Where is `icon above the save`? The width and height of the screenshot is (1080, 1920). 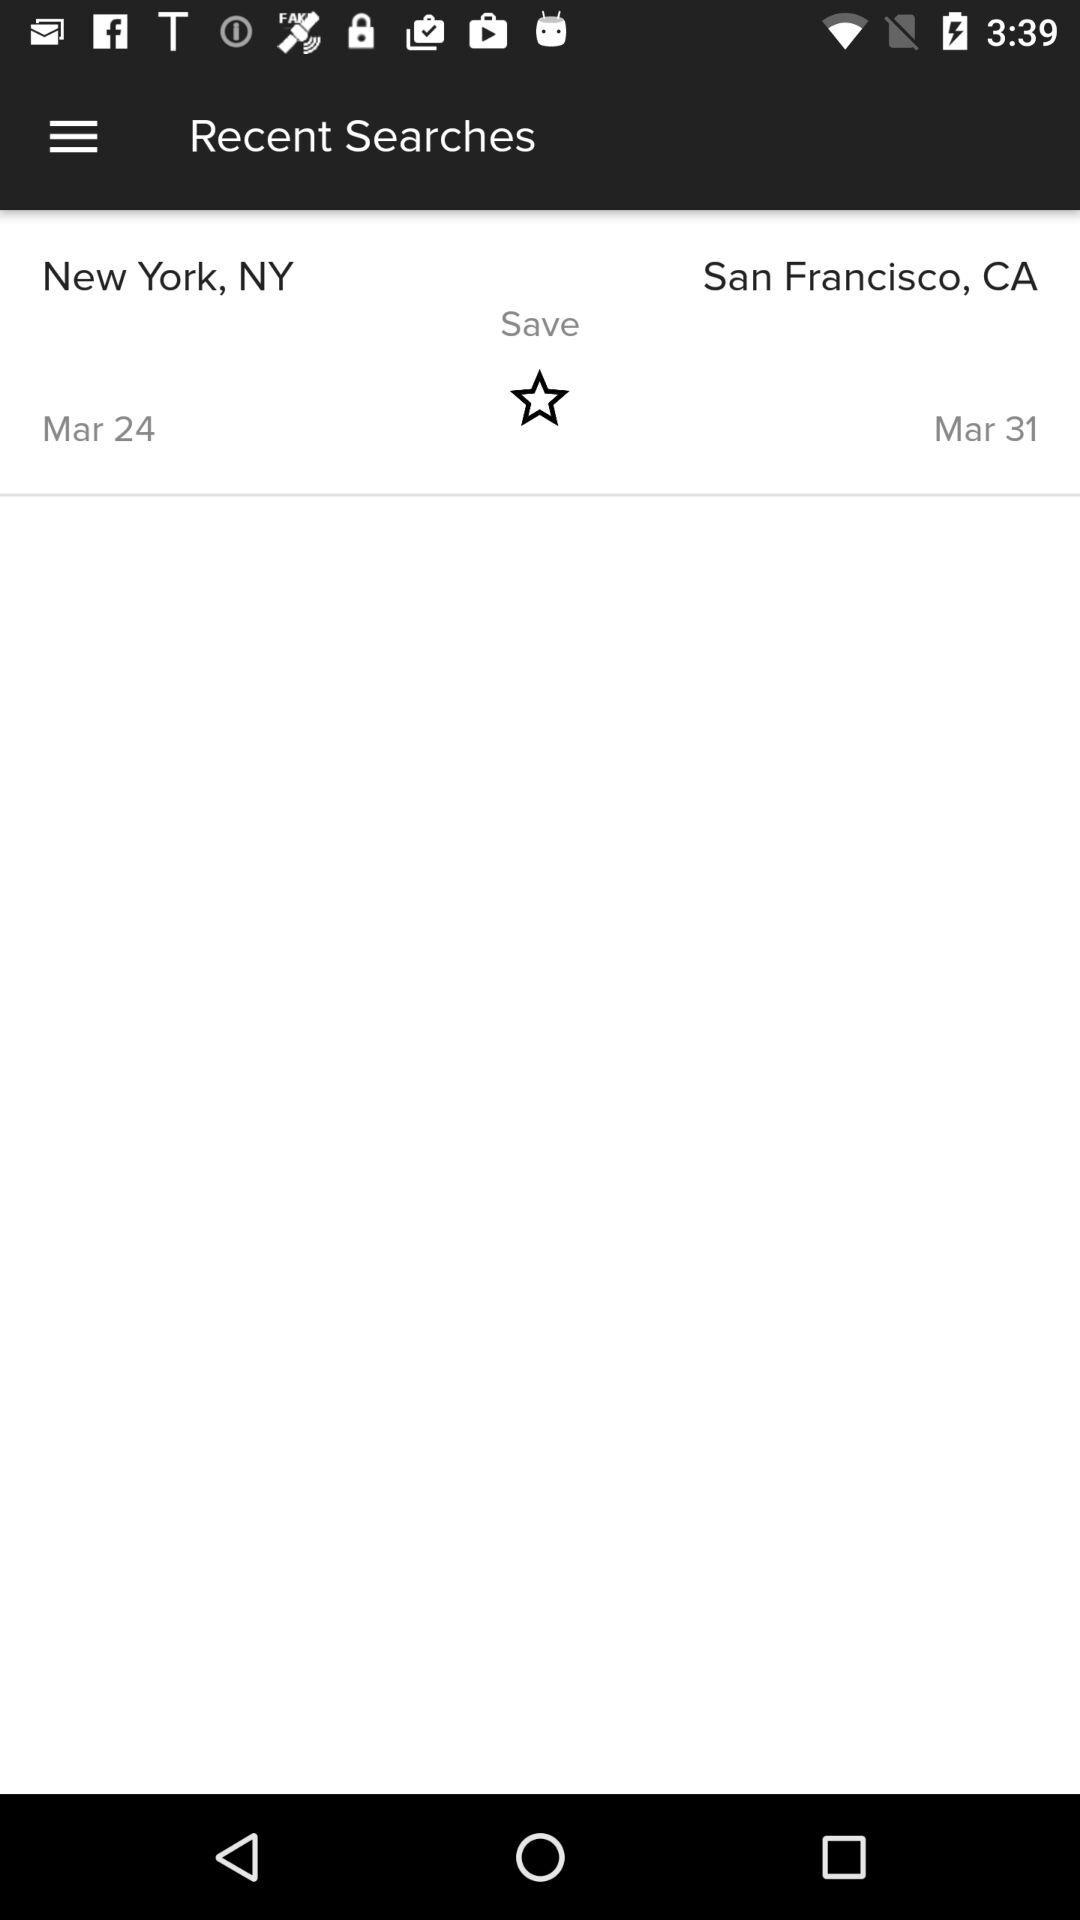
icon above the save is located at coordinates (290, 276).